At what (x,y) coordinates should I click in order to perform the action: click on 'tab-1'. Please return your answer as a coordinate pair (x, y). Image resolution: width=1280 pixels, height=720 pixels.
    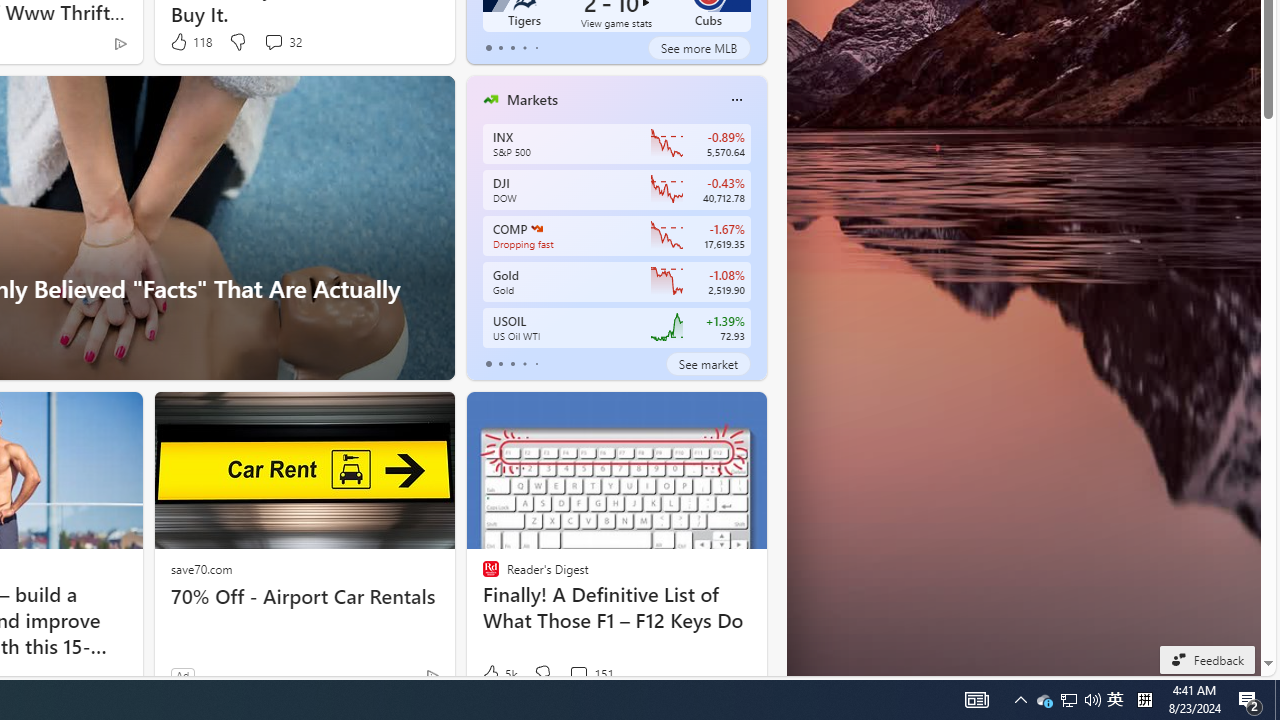
    Looking at the image, I should click on (500, 363).